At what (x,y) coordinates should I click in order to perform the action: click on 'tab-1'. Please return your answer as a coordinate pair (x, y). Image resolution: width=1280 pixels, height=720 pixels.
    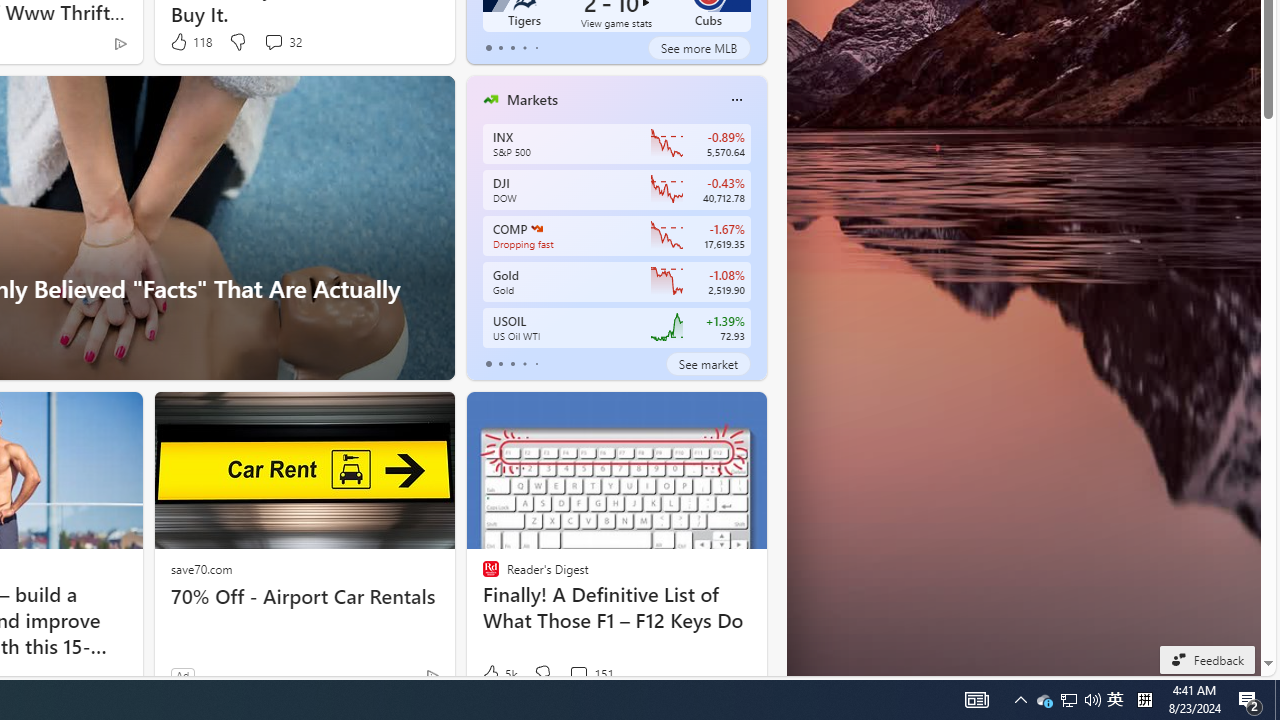
    Looking at the image, I should click on (500, 363).